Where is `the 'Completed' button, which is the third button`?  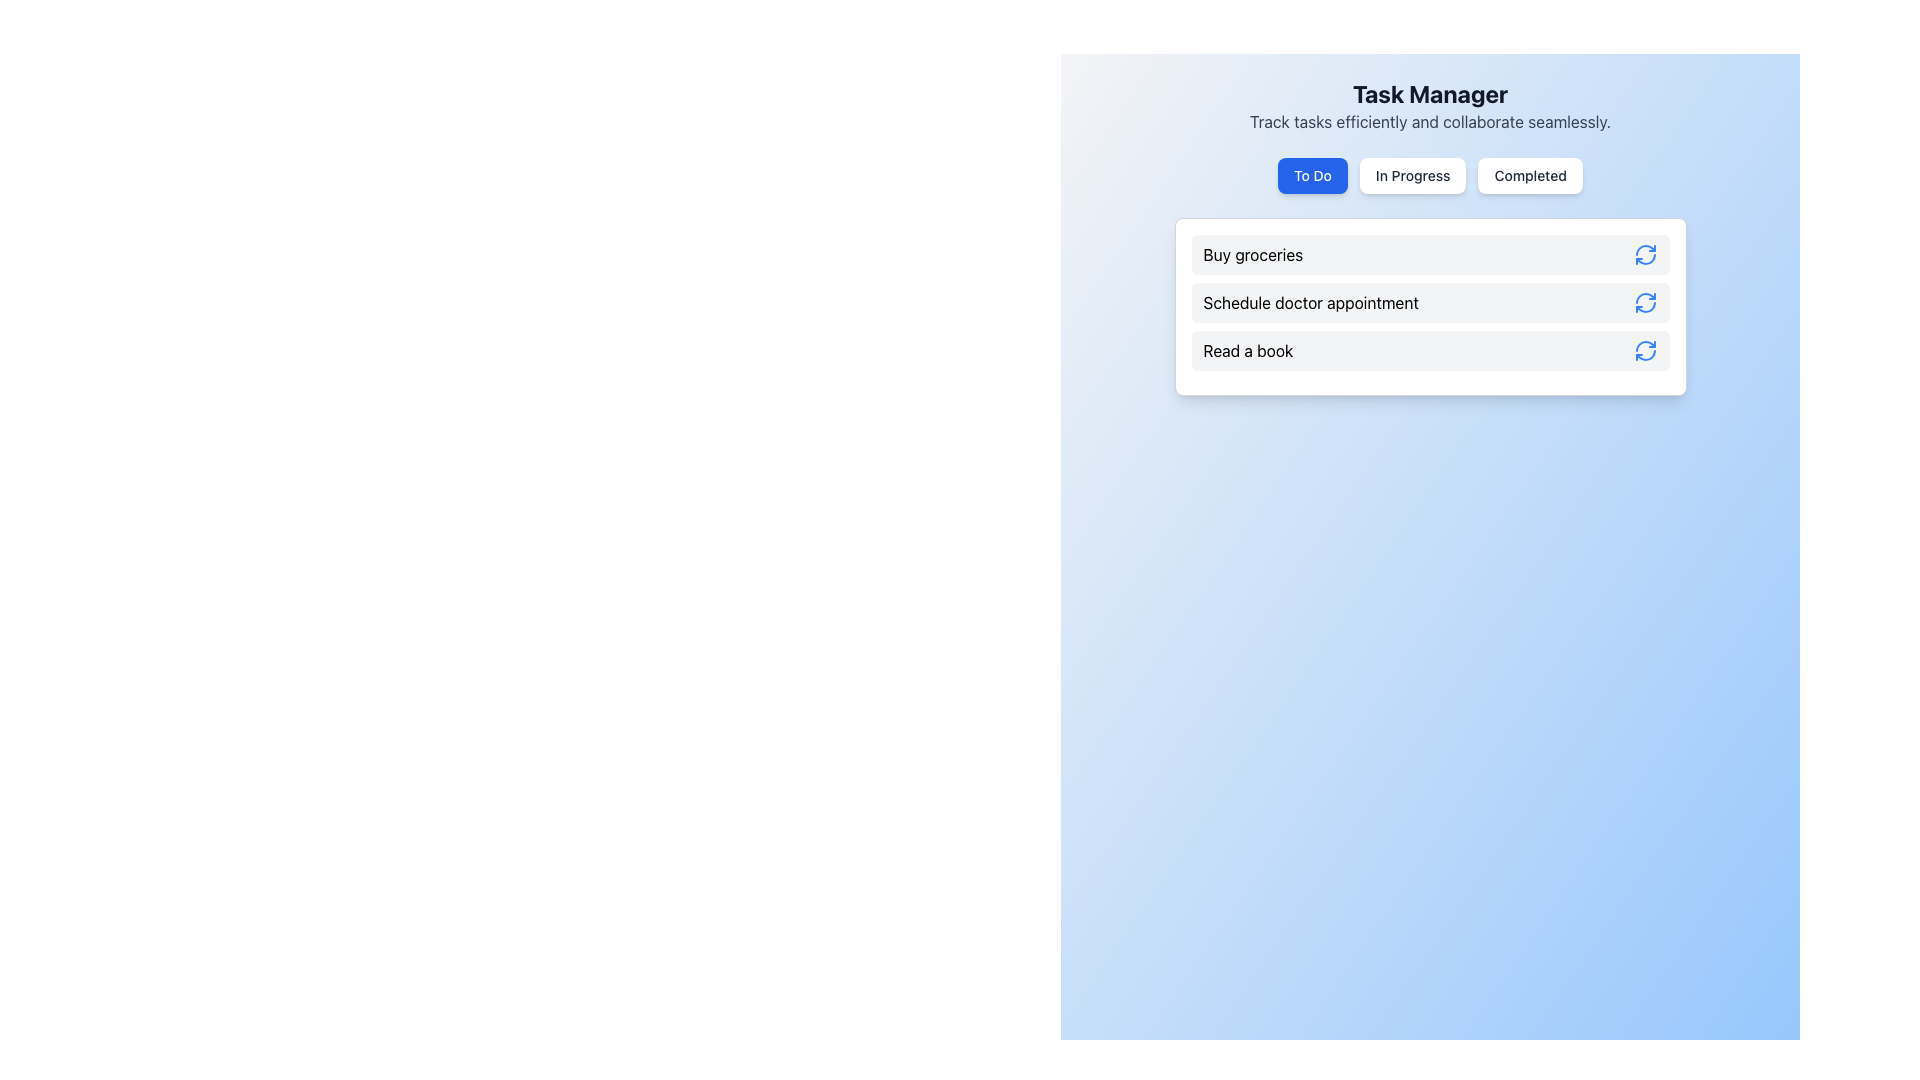
the 'Completed' button, which is the third button is located at coordinates (1529, 175).